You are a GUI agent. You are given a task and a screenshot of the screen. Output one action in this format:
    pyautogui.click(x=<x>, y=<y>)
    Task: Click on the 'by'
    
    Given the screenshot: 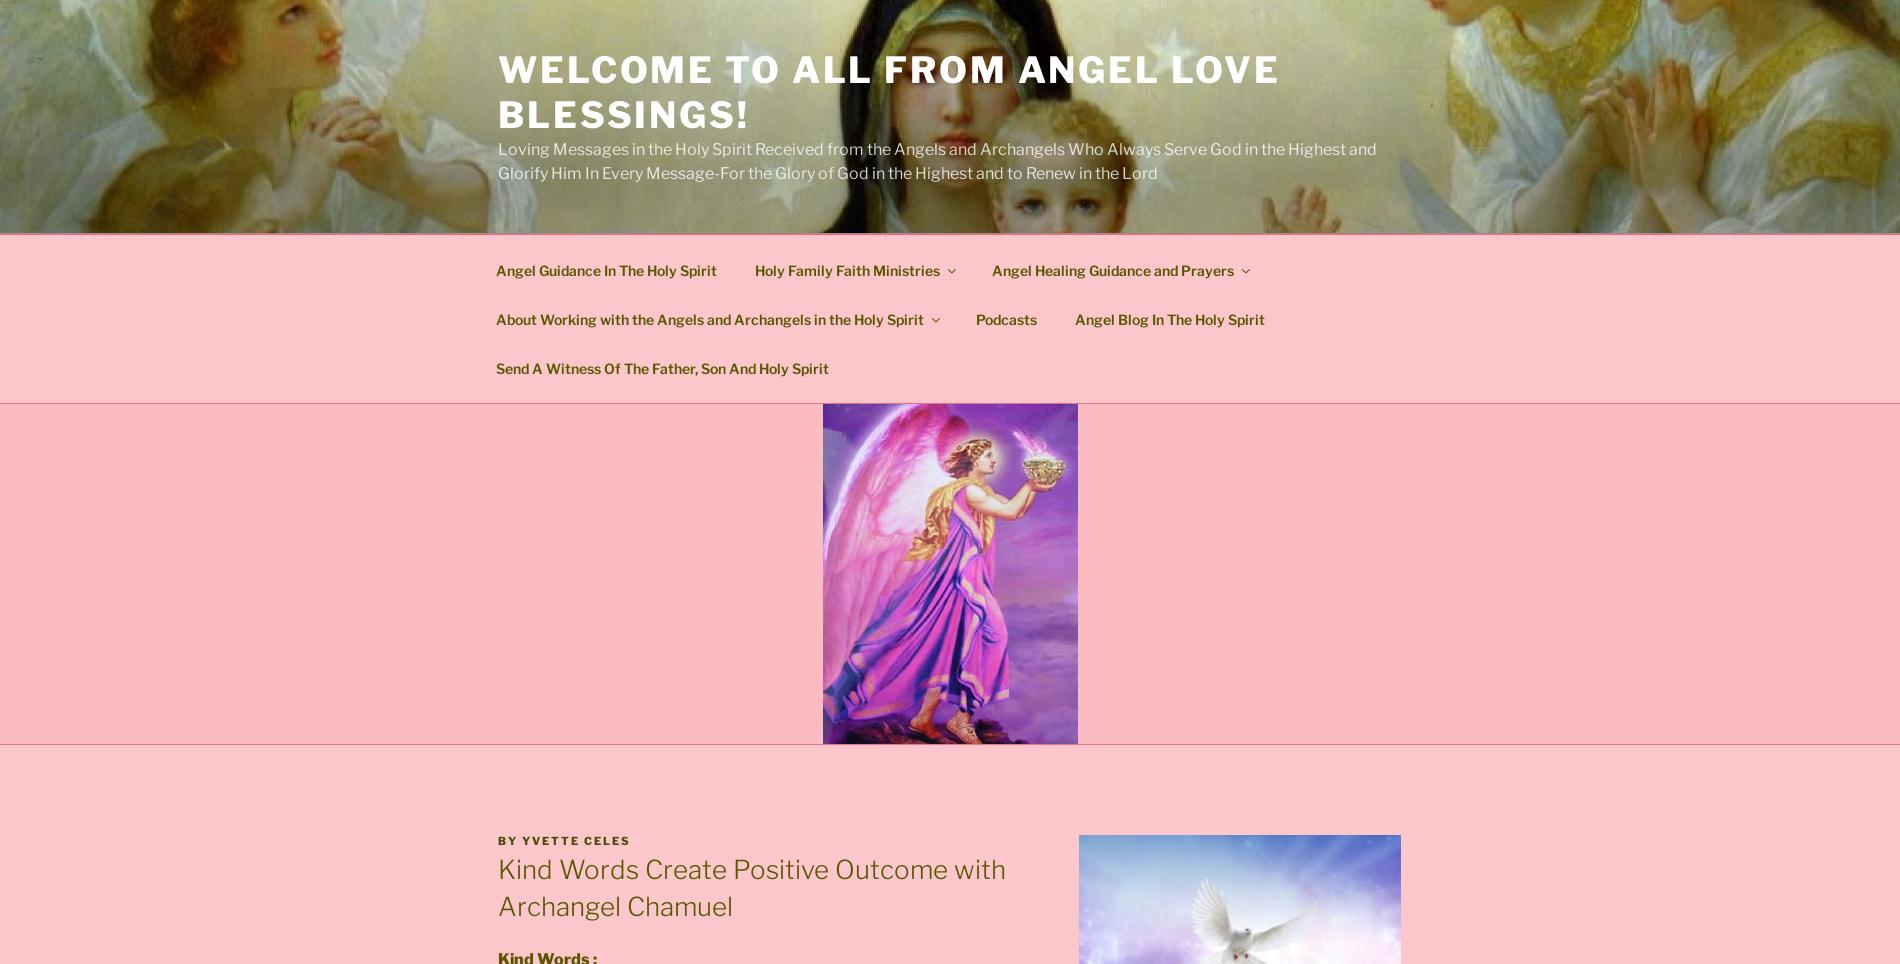 What is the action you would take?
    pyautogui.click(x=497, y=839)
    